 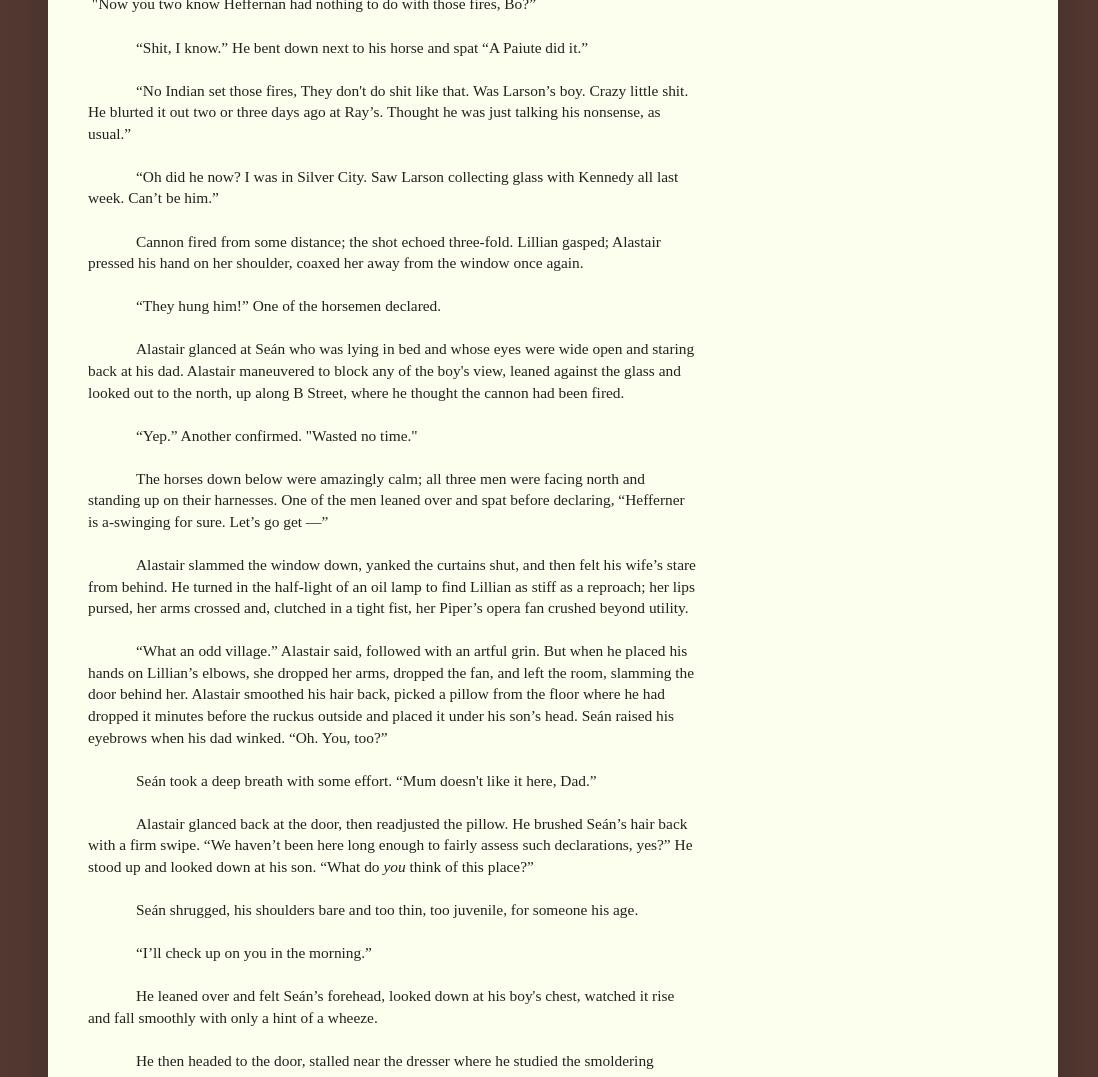 What do you see at coordinates (365, 778) in the screenshot?
I see `'Seán took a deep breath with some
effort. “Mum doesn't like it here, Dad.”'` at bounding box center [365, 778].